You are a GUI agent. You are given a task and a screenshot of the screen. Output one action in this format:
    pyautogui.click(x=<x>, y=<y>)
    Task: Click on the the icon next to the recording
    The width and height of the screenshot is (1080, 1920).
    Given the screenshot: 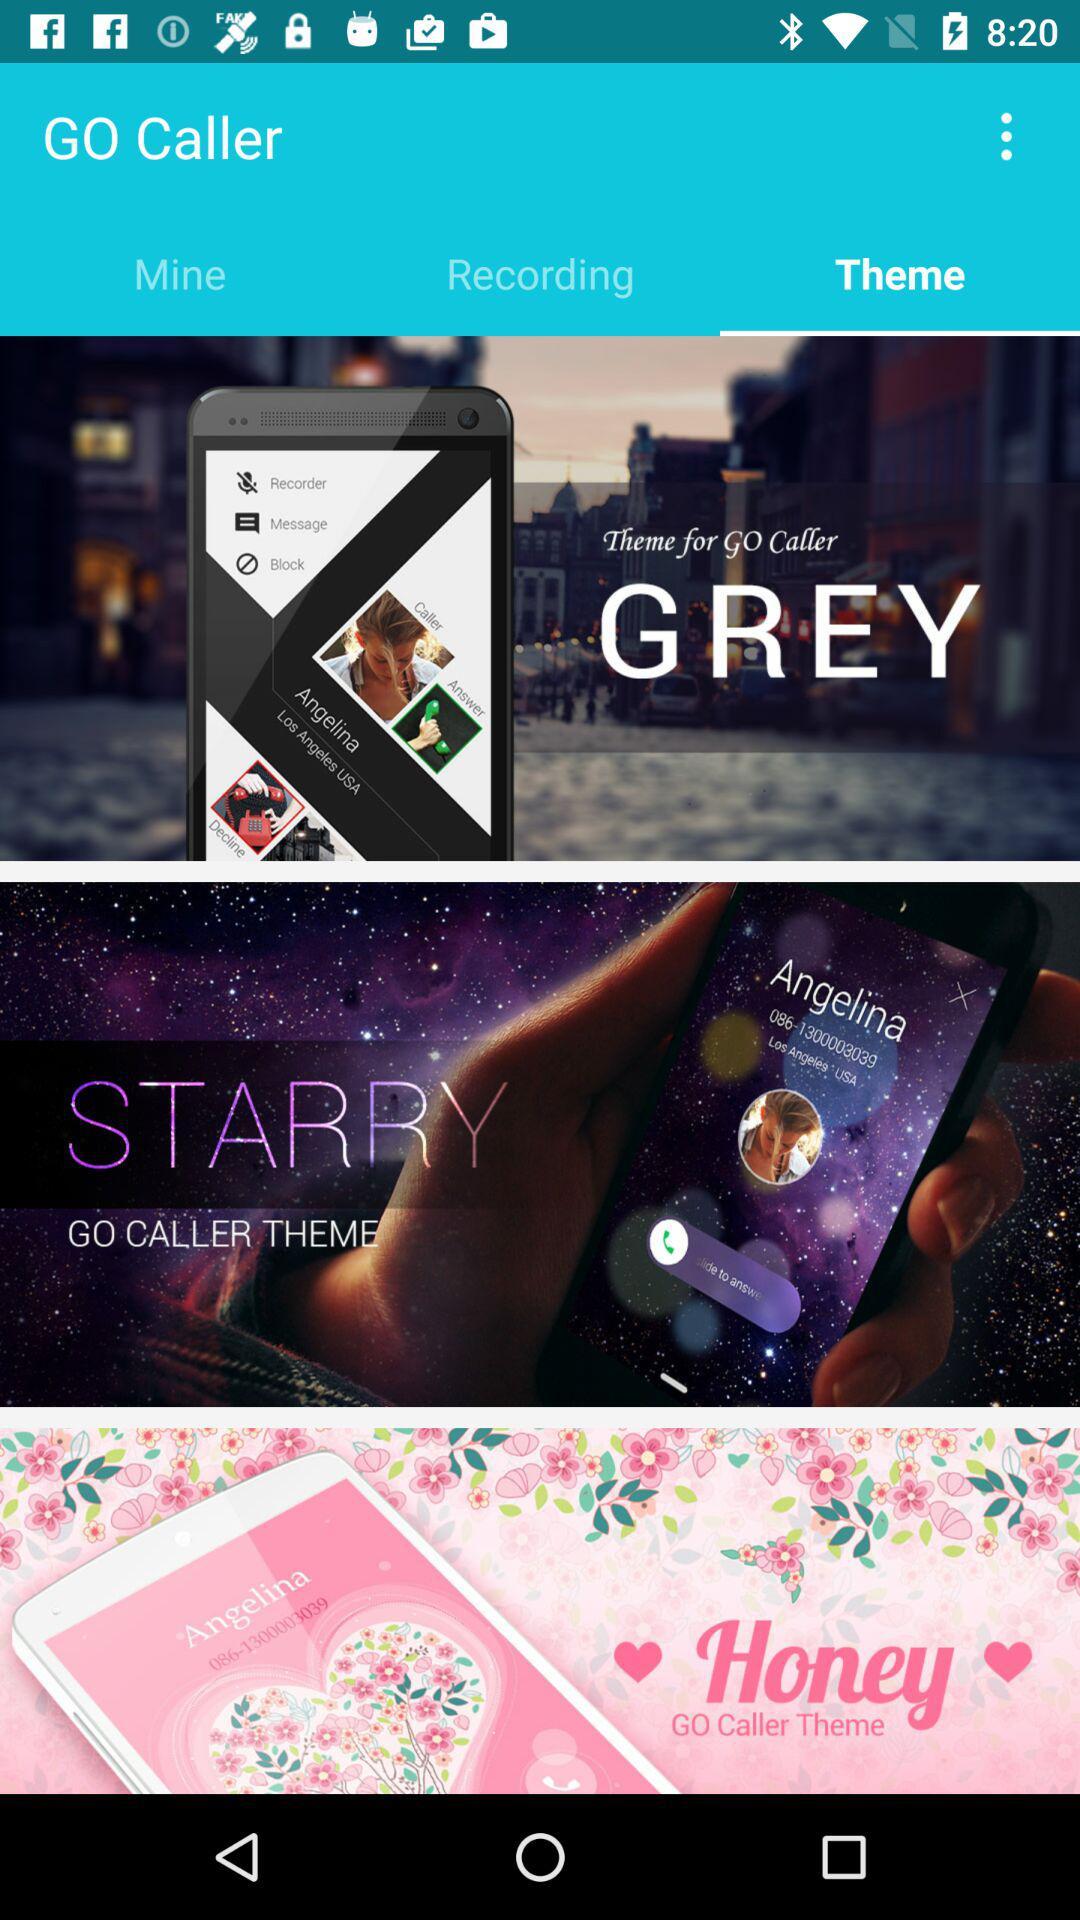 What is the action you would take?
    pyautogui.click(x=180, y=272)
    